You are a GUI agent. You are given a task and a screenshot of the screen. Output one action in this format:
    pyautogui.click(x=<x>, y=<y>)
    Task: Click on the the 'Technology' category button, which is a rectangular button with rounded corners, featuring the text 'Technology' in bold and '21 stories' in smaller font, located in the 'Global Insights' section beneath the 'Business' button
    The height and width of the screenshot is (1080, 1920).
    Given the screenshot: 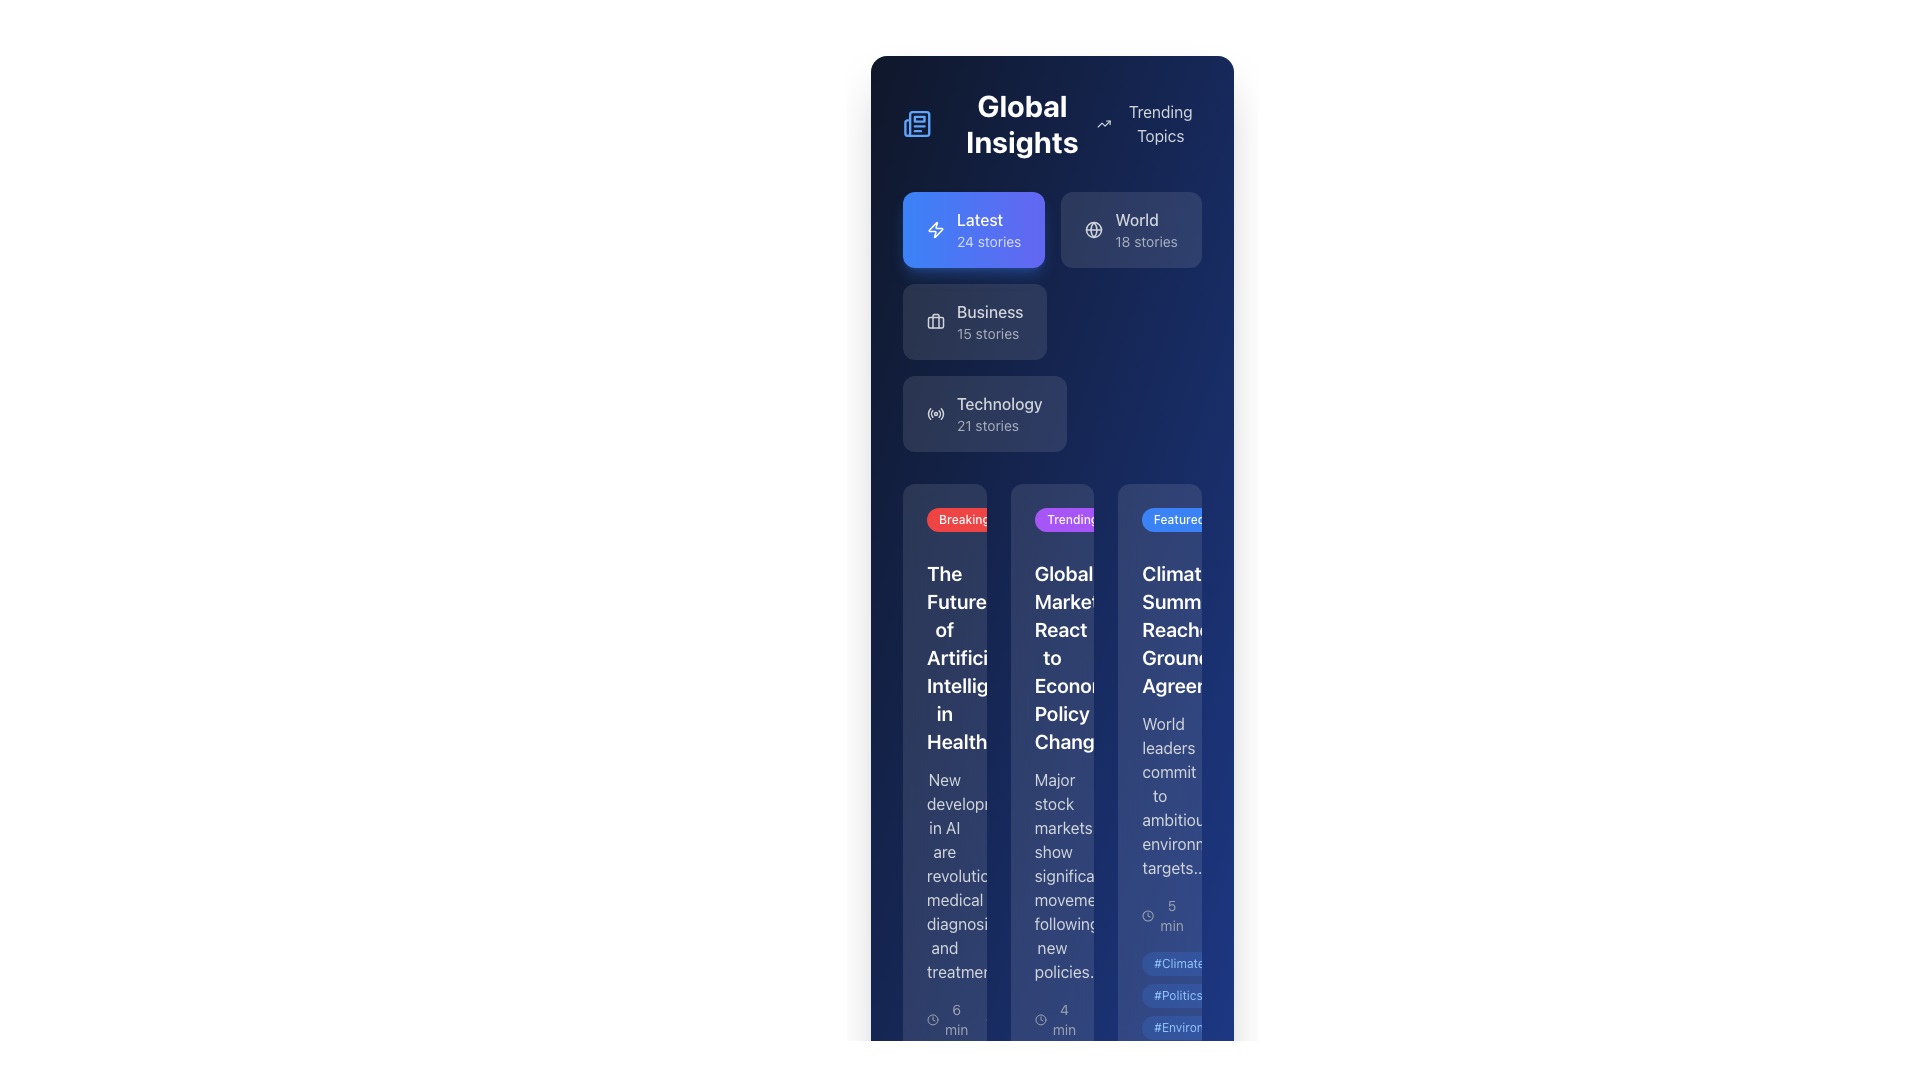 What is the action you would take?
    pyautogui.click(x=984, y=412)
    